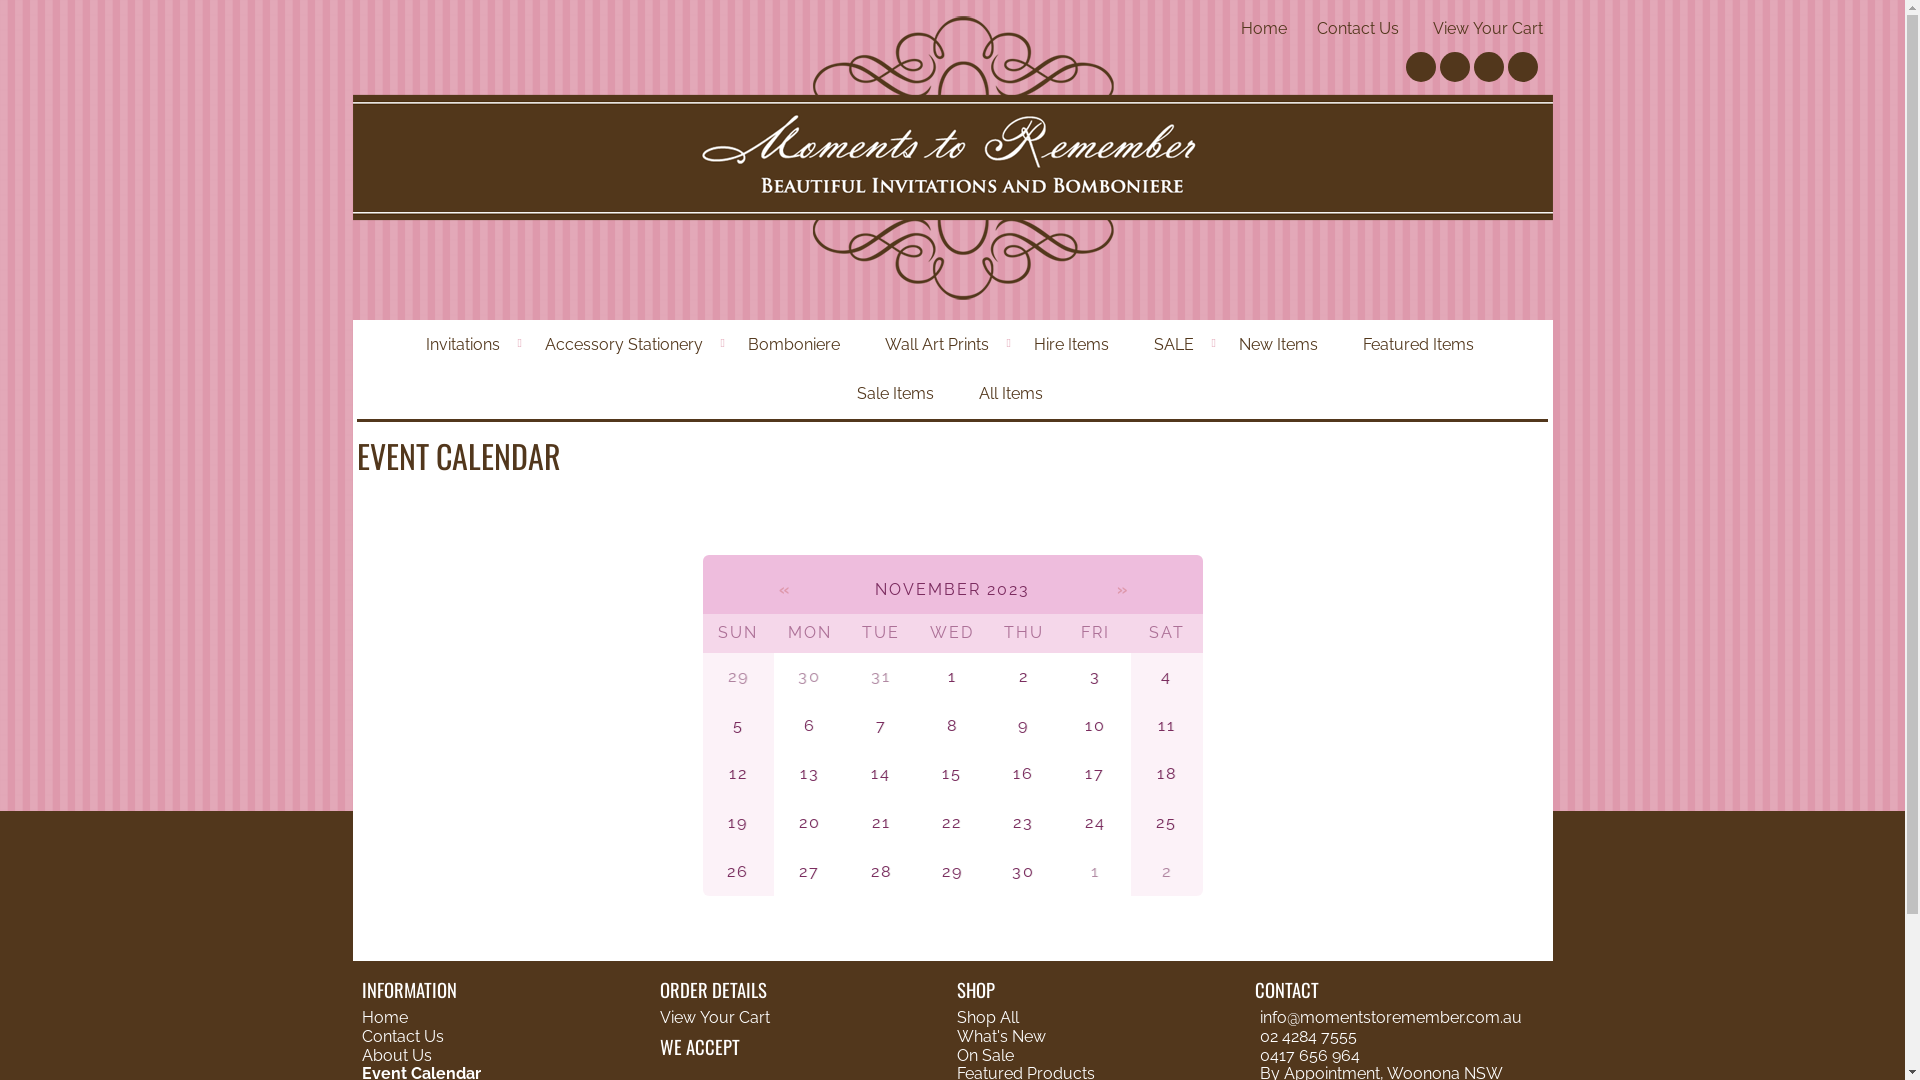  Describe the element at coordinates (1176, 344) in the screenshot. I see `'SALE'` at that location.